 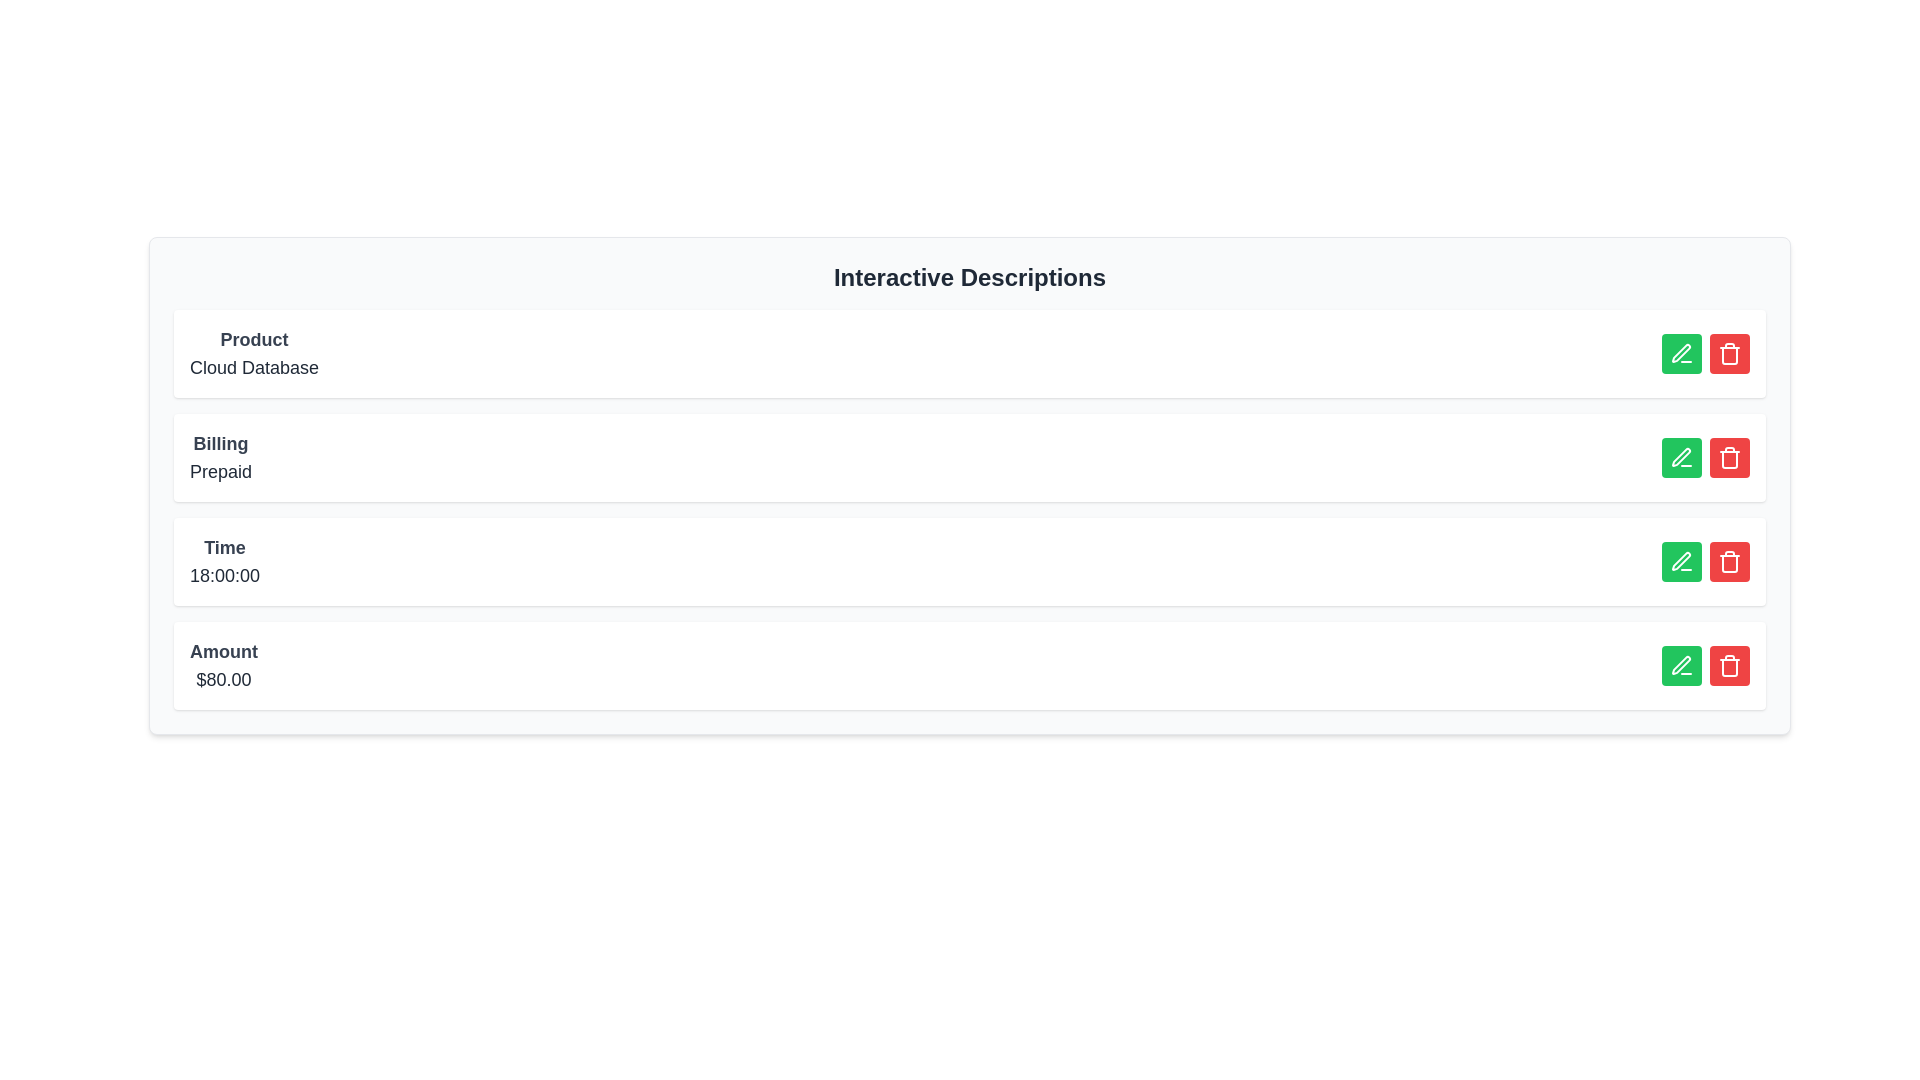 What do you see at coordinates (1680, 666) in the screenshot?
I see `the green button with a white pen icon located at the right side of the last entry in the interactive descriptions section to initiate an edit action` at bounding box center [1680, 666].